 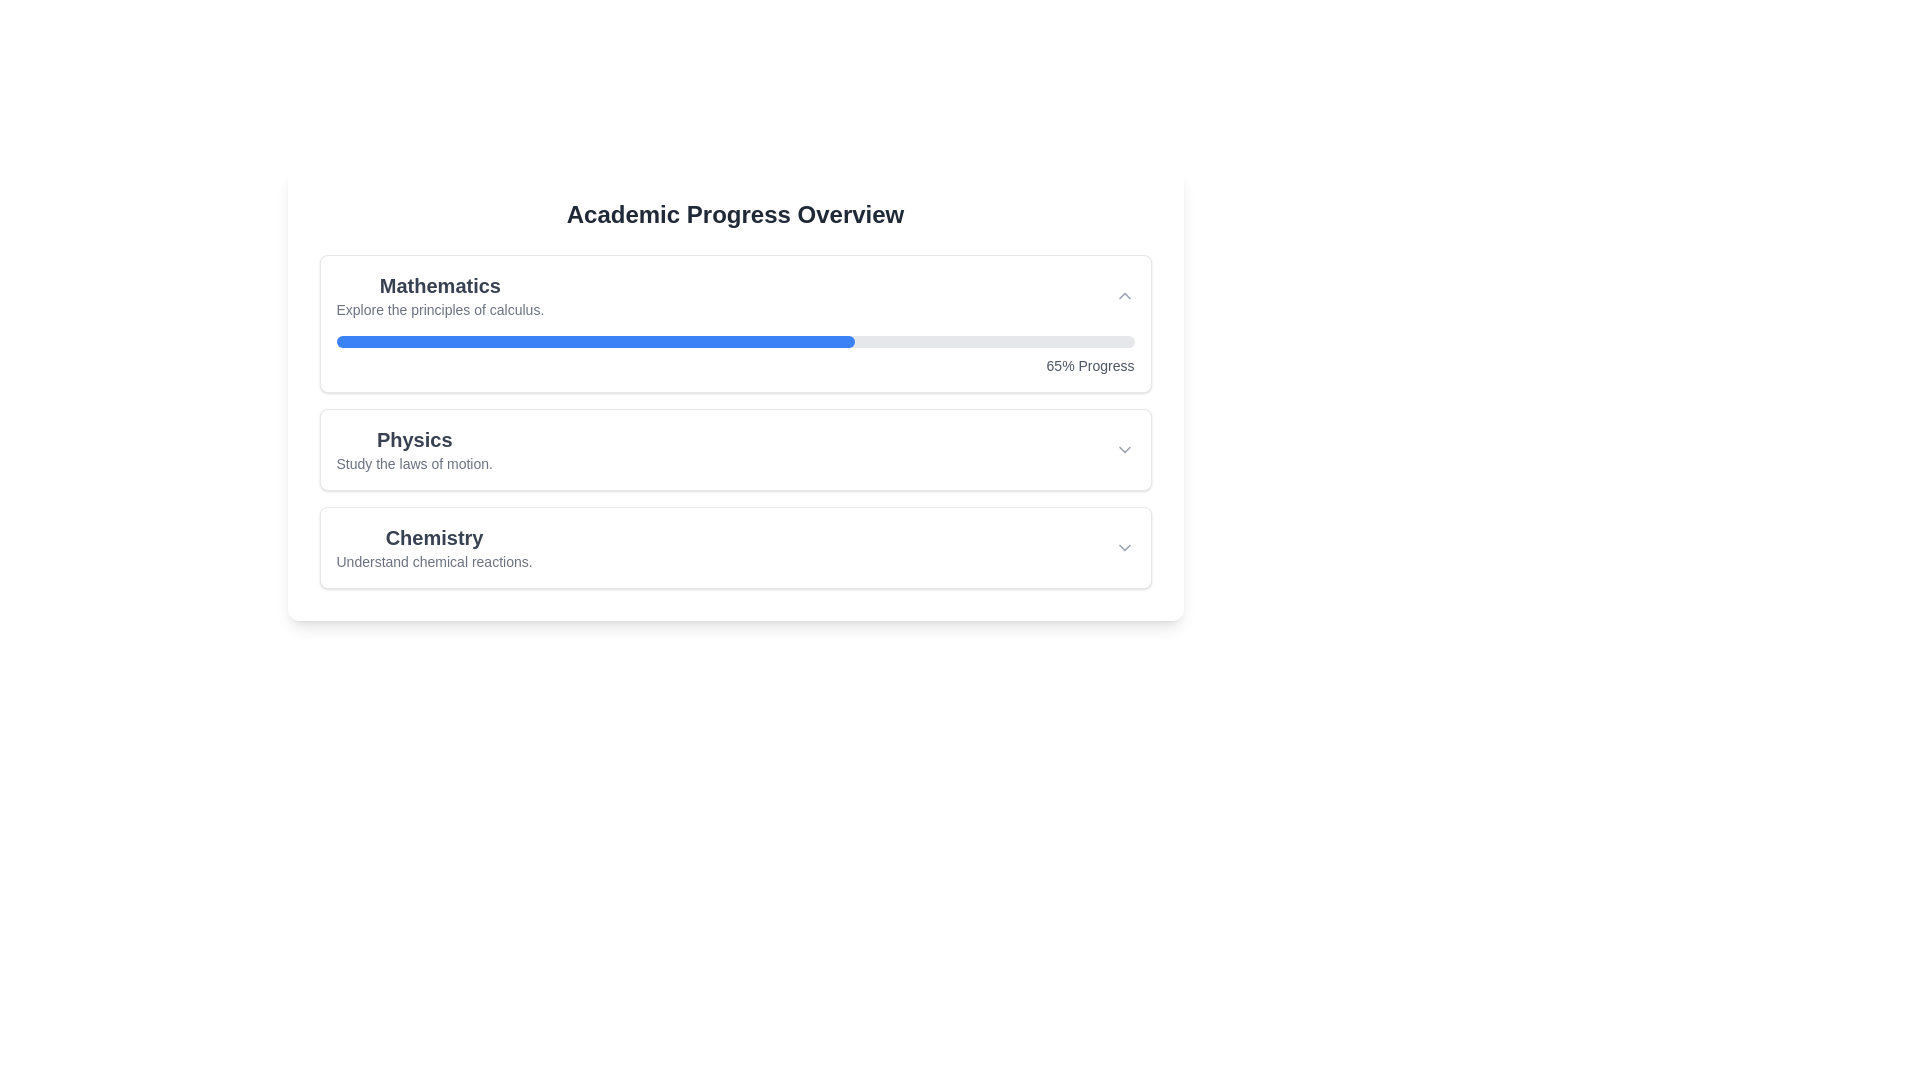 What do you see at coordinates (413, 463) in the screenshot?
I see `the text label that says "Study the laws of motion." located under the title "Physics"` at bounding box center [413, 463].